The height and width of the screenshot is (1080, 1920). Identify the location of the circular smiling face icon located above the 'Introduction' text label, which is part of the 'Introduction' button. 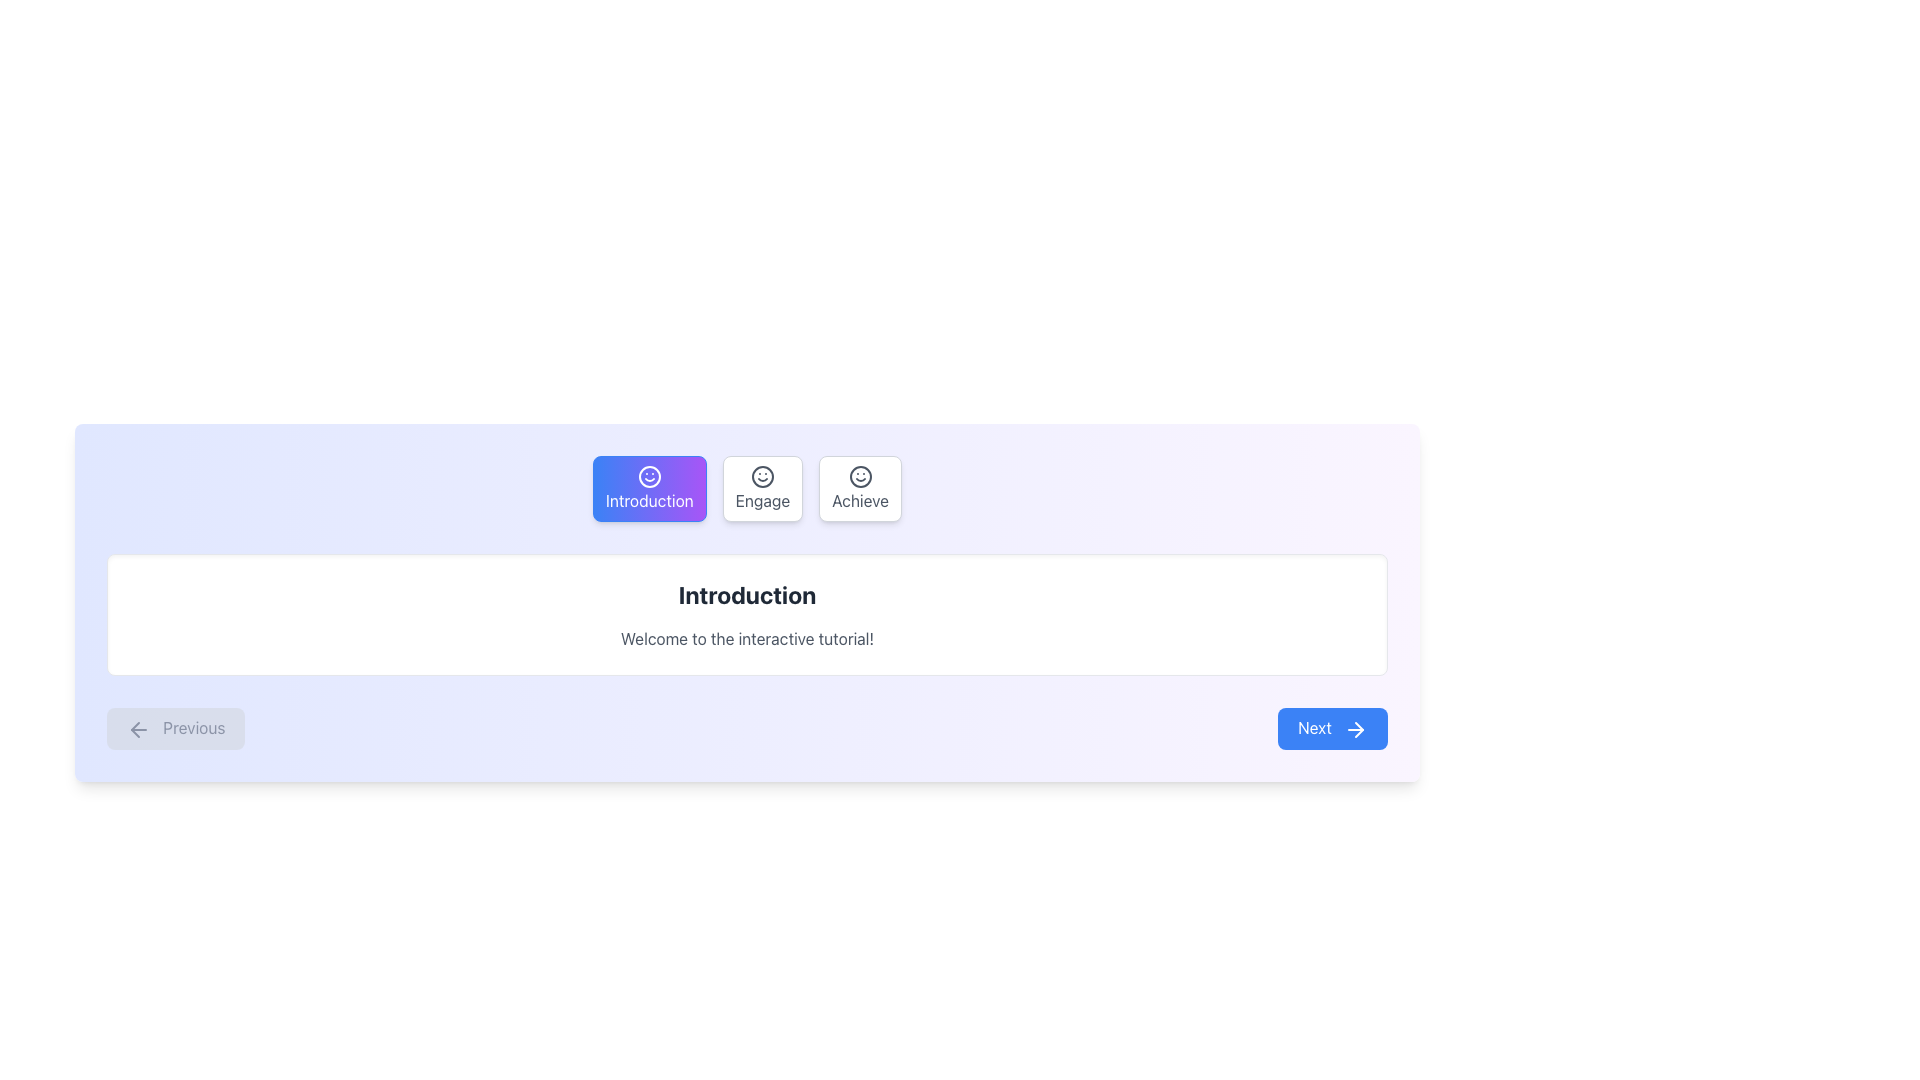
(649, 477).